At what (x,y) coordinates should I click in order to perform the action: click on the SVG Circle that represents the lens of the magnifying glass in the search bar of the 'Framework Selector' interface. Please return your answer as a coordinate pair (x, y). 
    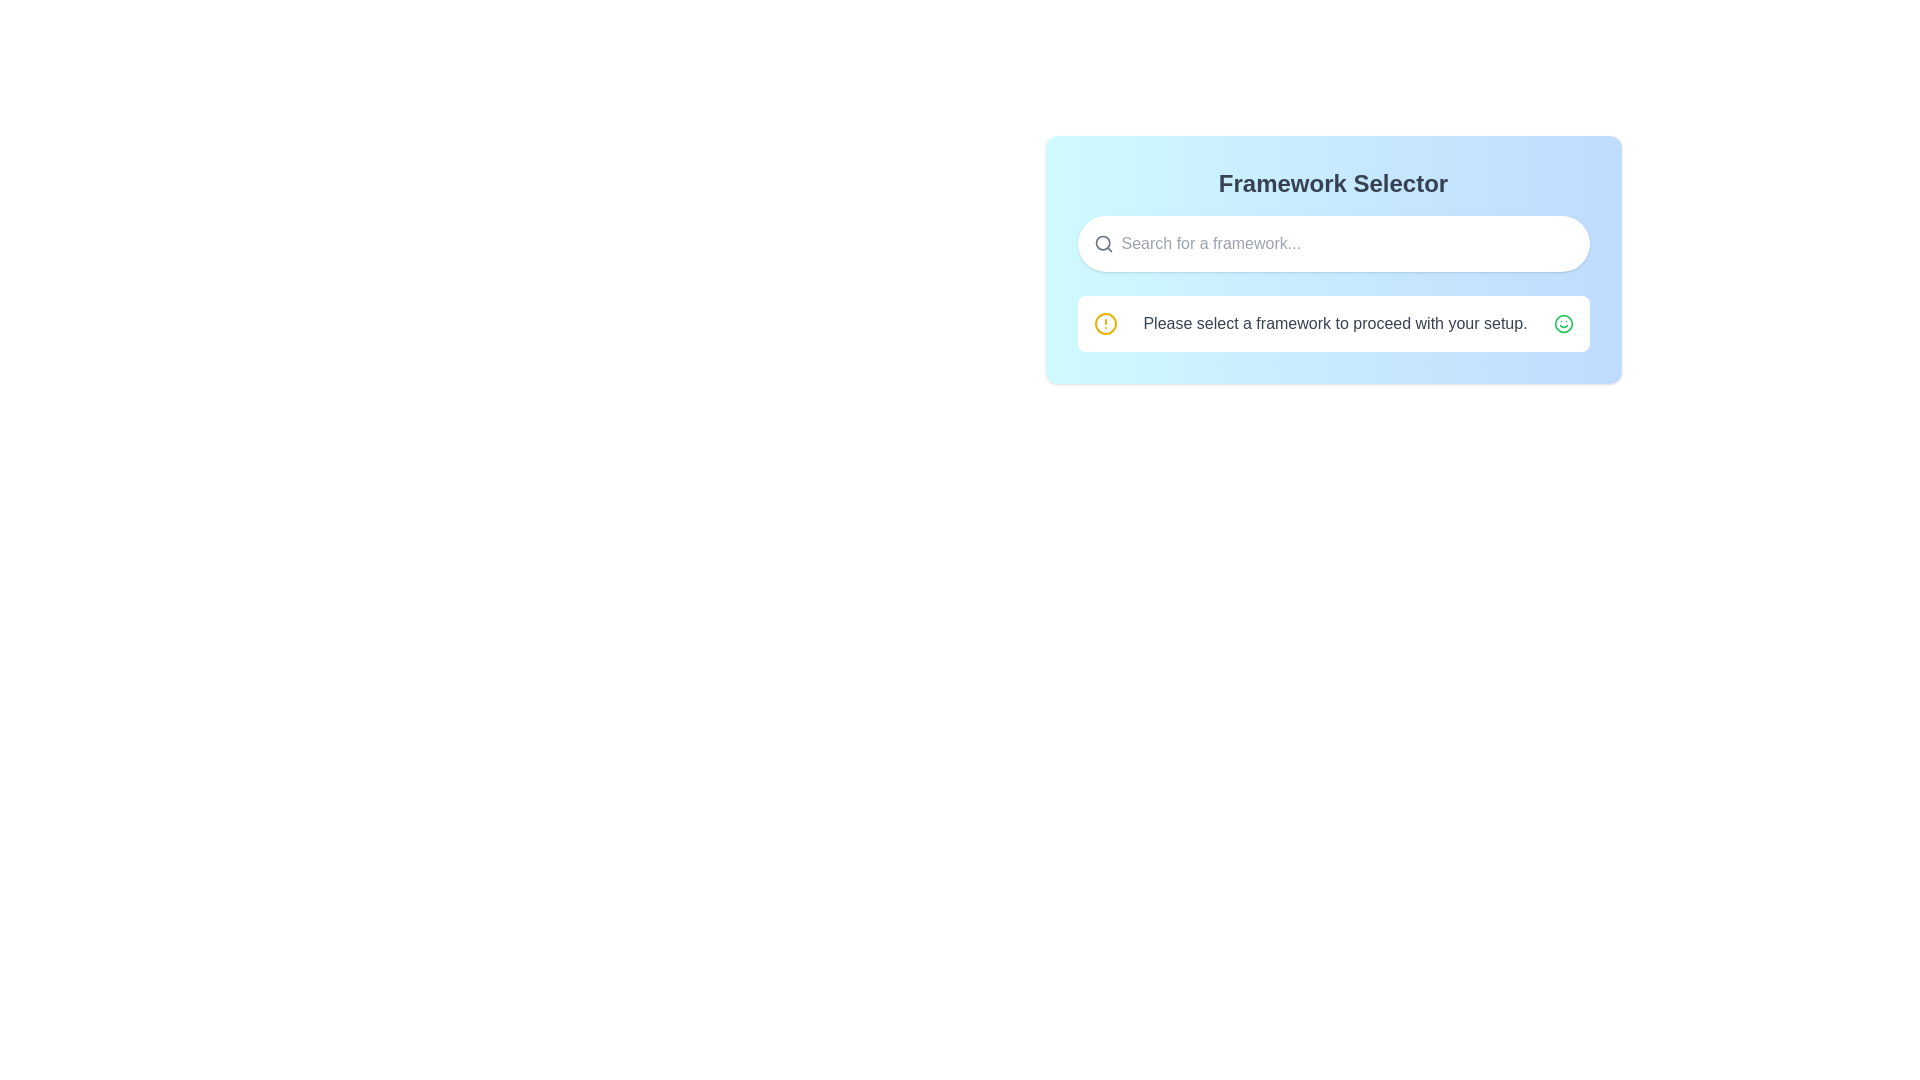
    Looking at the image, I should click on (1101, 242).